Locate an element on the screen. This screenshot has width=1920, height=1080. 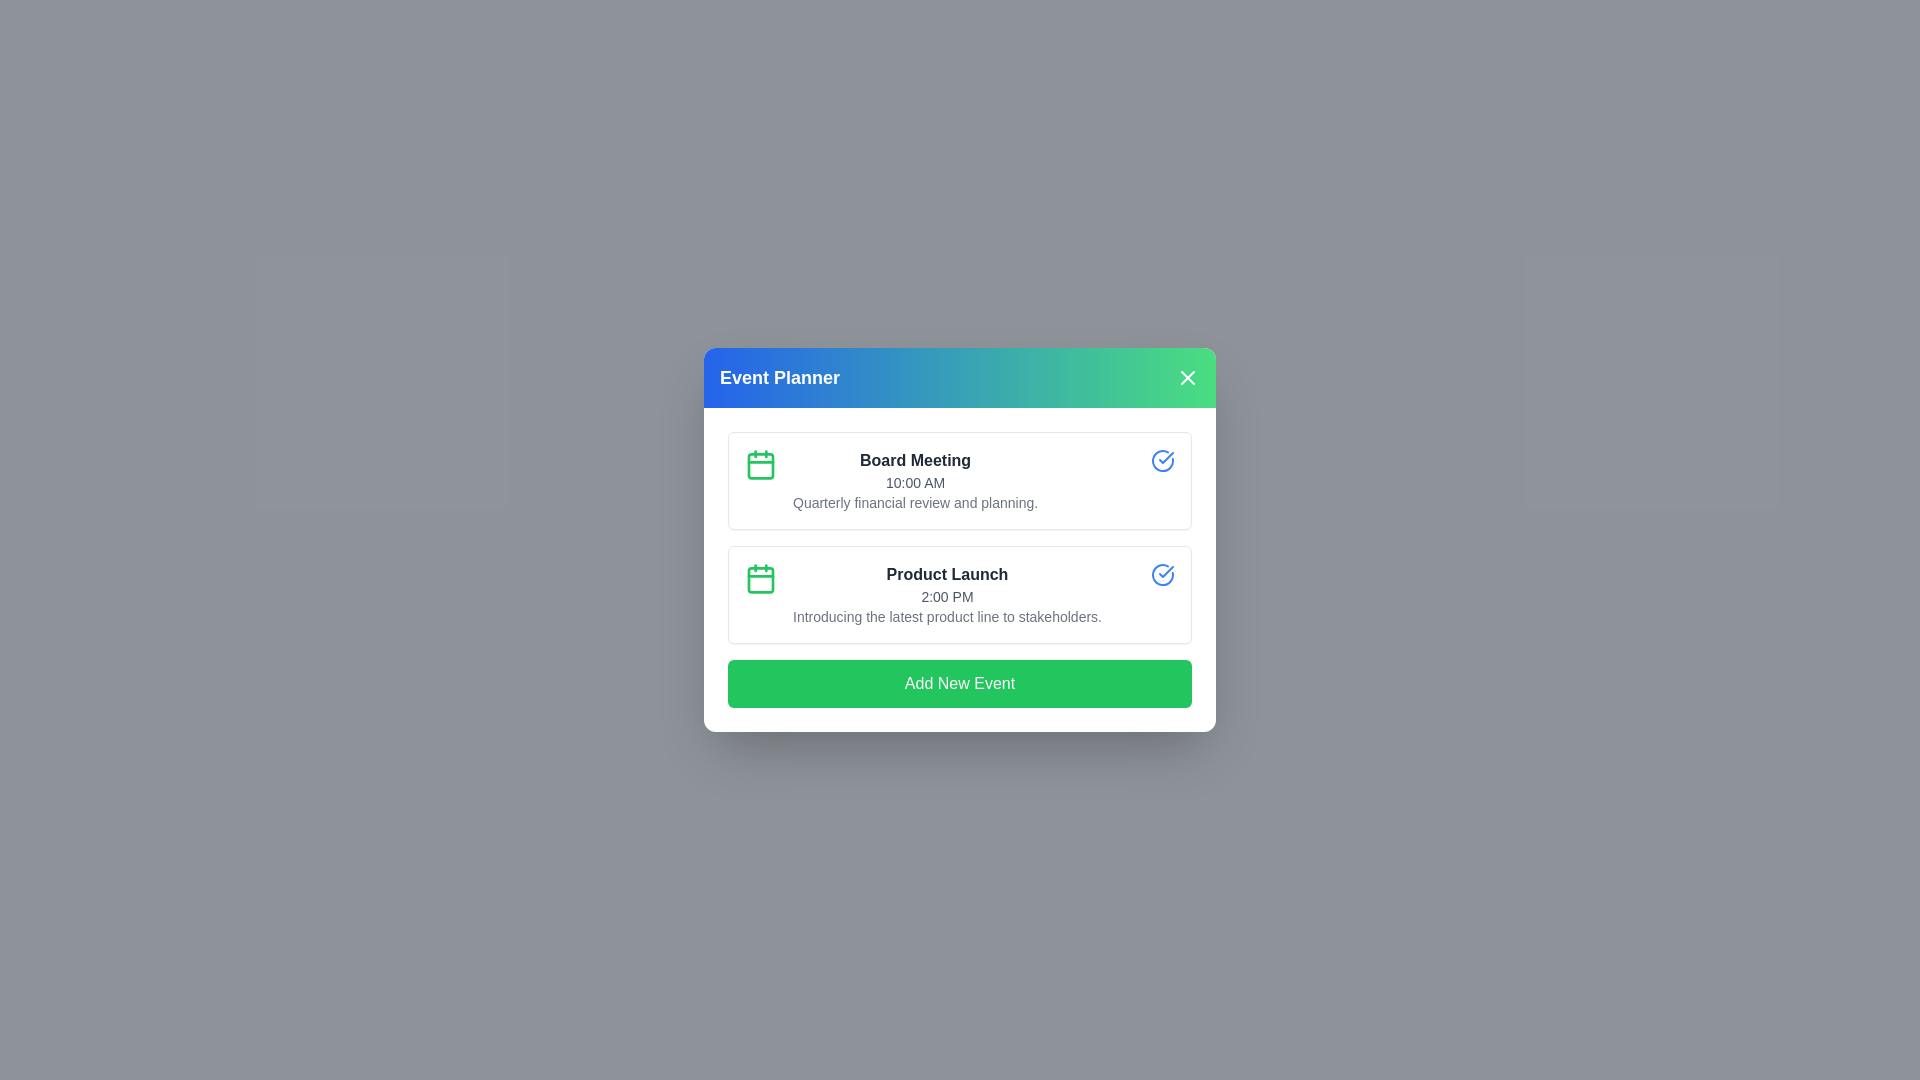
the calendar icon with a green outline located on the left side of the 'Product Launch' entry in the 'Event Planner' interface is located at coordinates (760, 578).